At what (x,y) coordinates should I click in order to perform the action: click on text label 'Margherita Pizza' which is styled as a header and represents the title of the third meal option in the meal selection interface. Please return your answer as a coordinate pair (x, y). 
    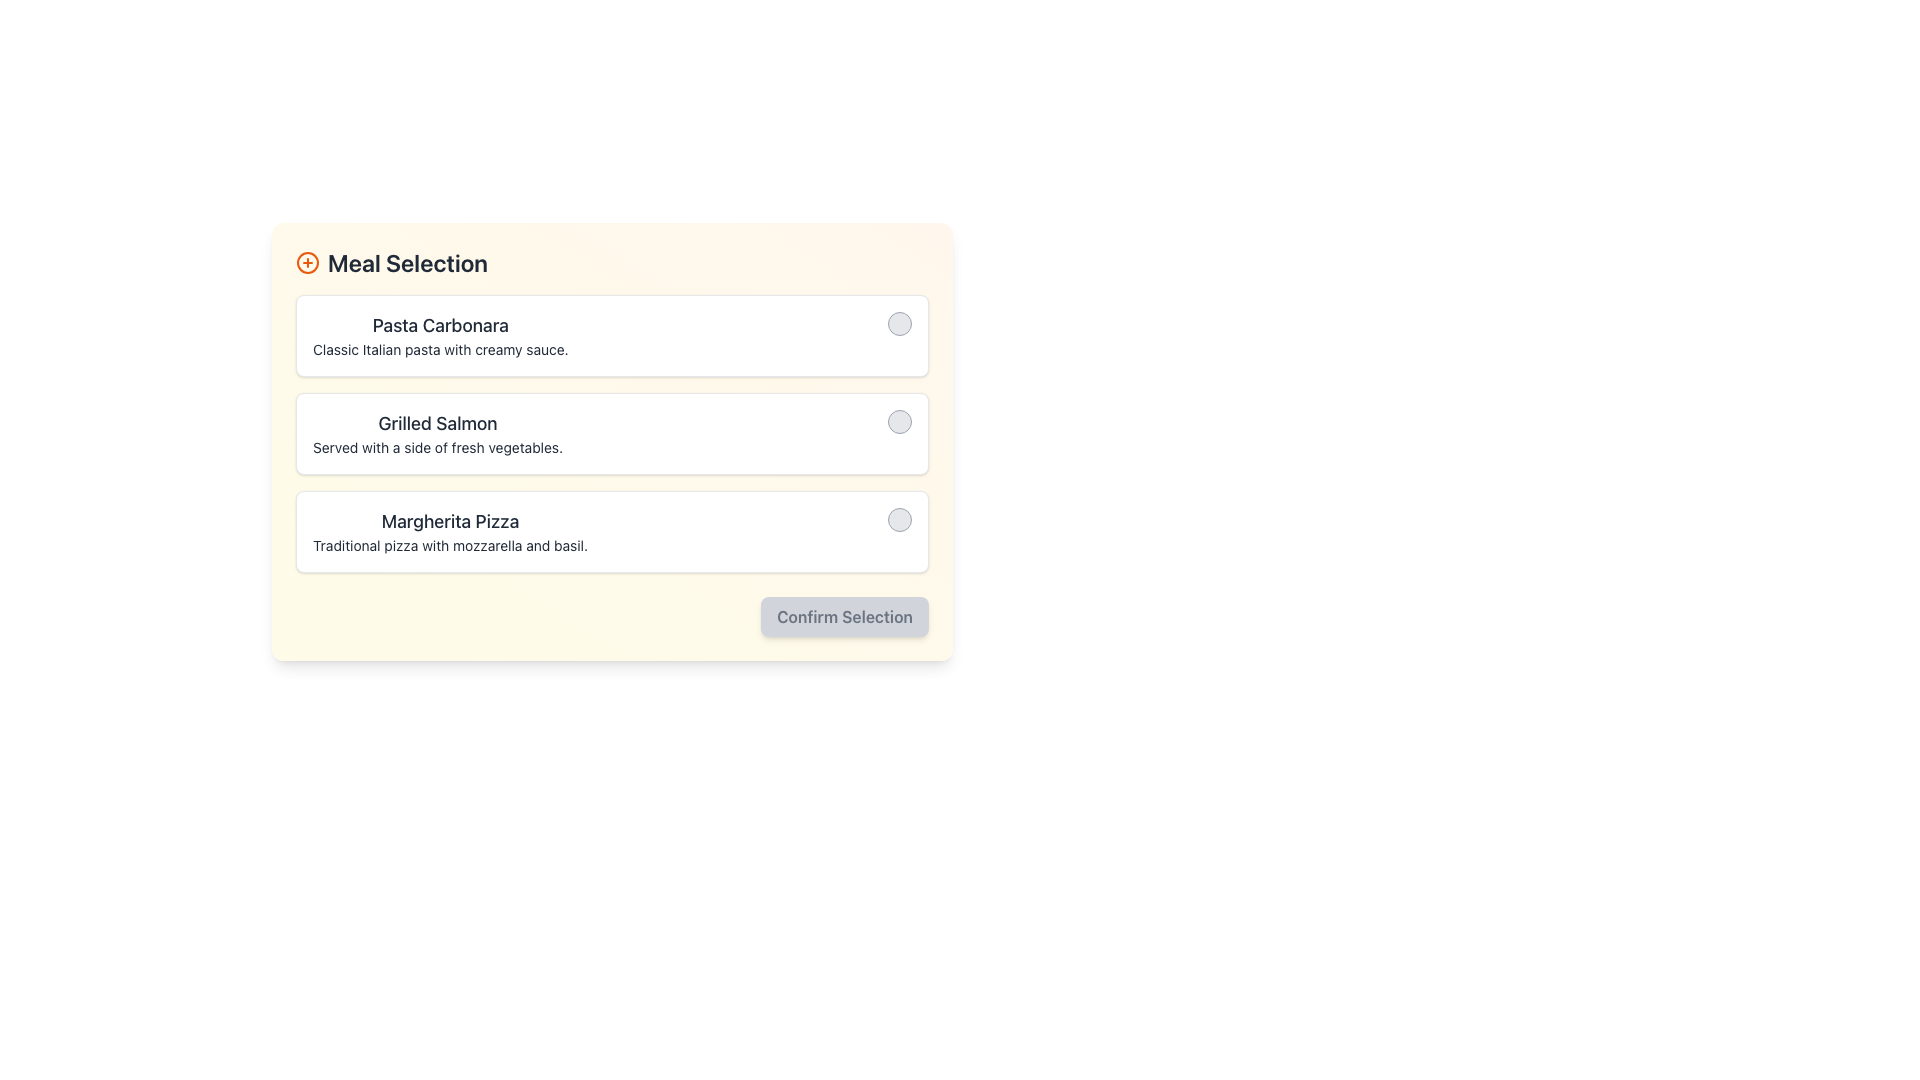
    Looking at the image, I should click on (449, 520).